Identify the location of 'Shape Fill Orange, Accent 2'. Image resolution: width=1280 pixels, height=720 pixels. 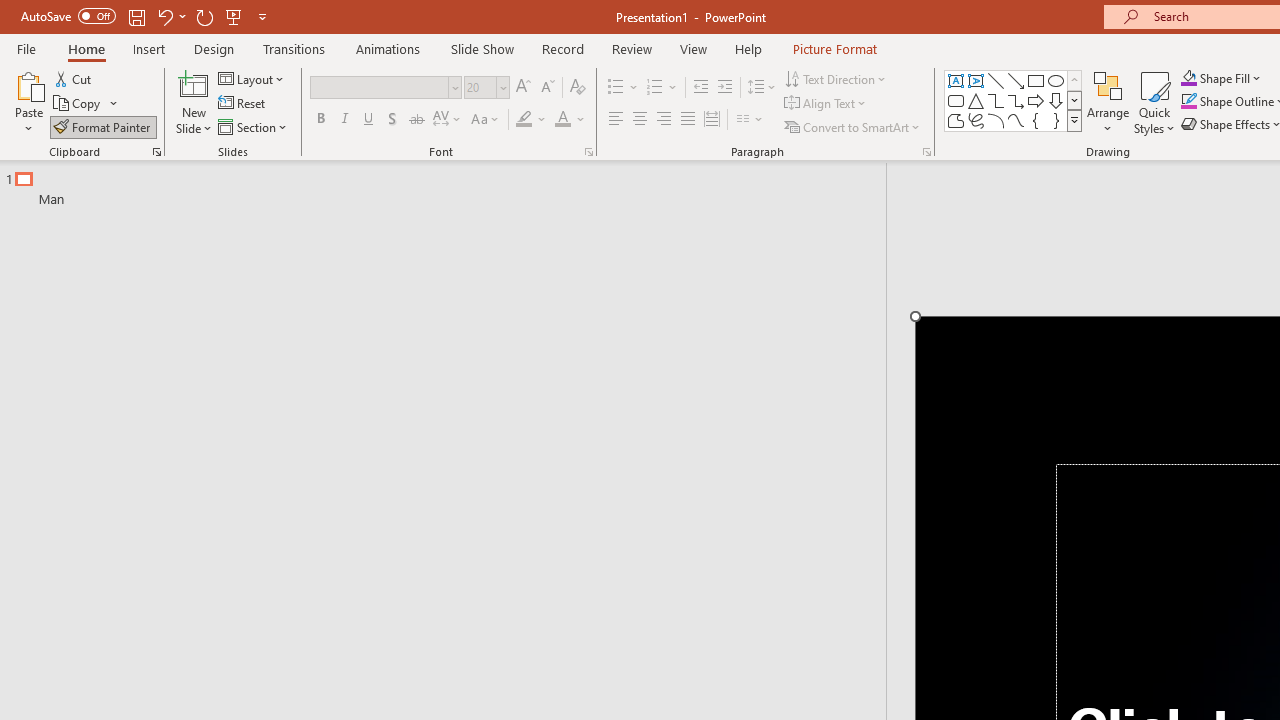
(1189, 77).